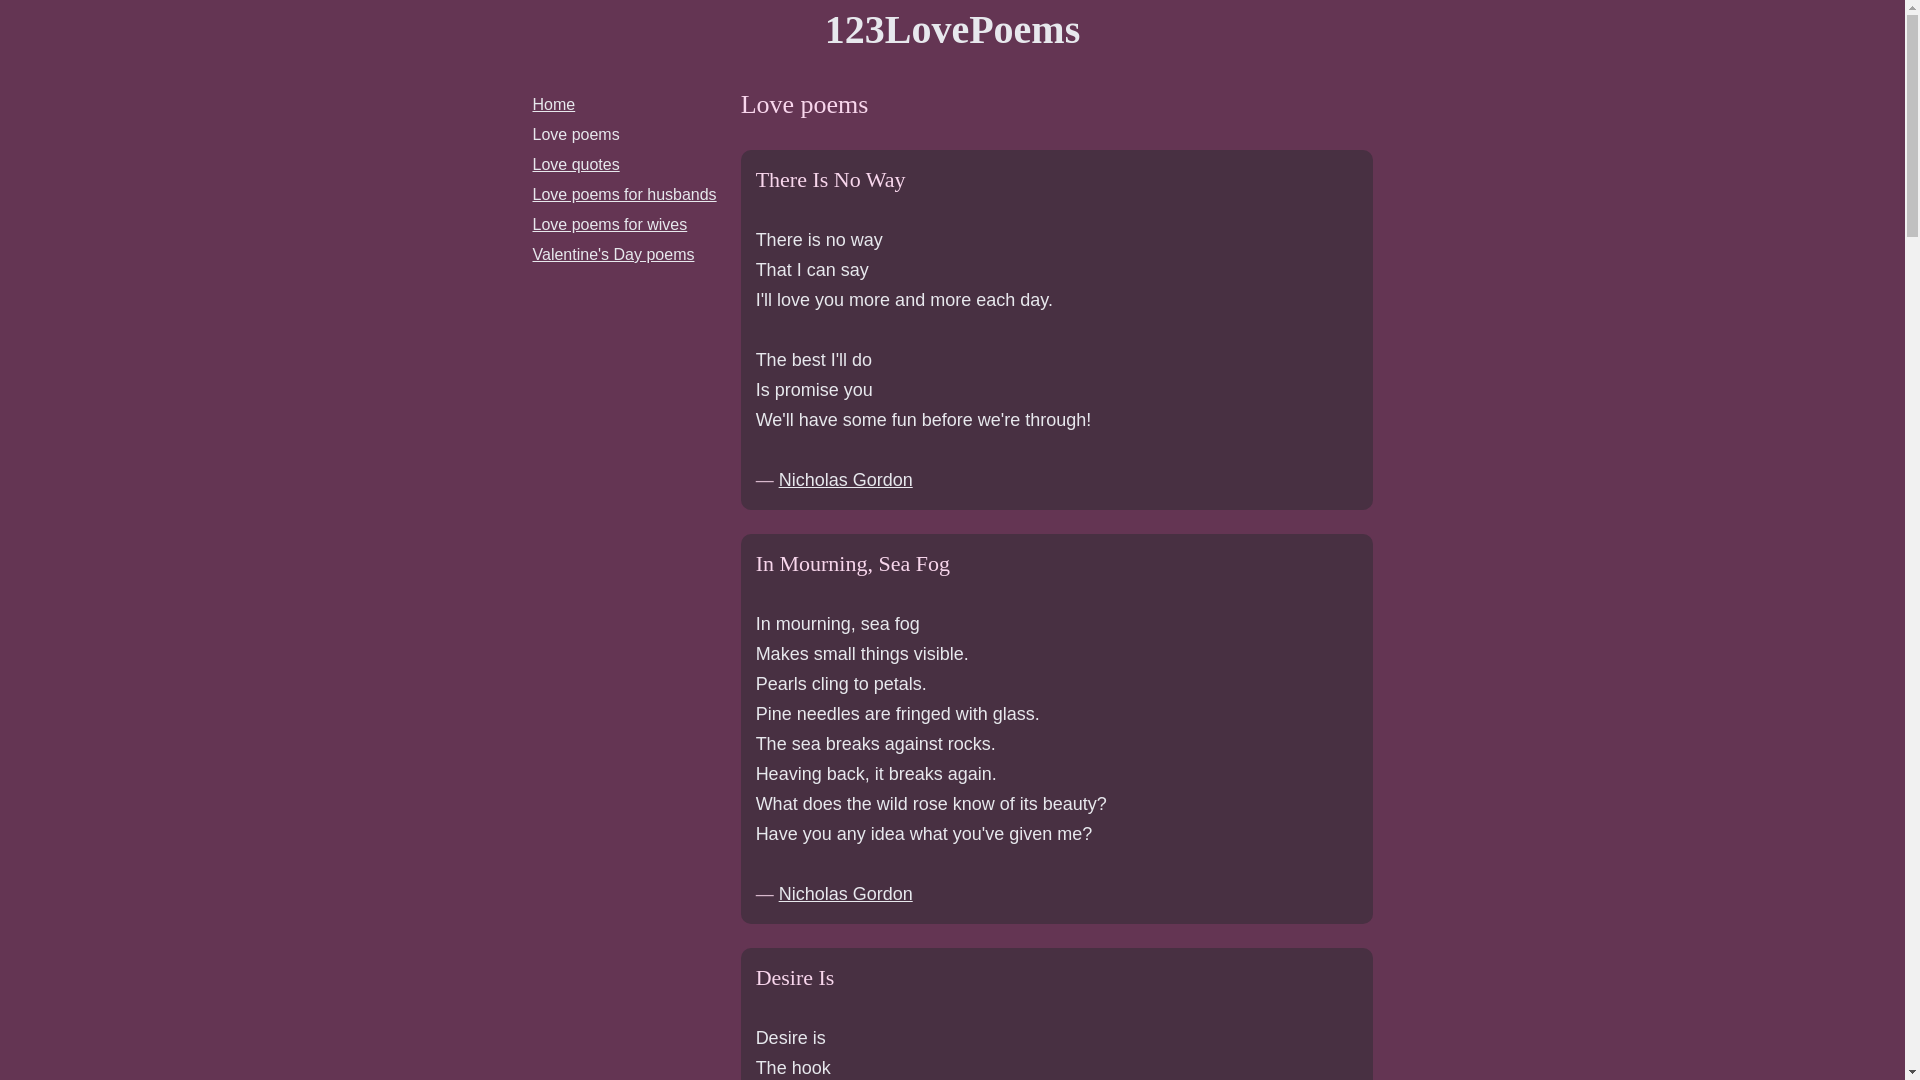 Image resolution: width=1920 pixels, height=1080 pixels. Describe the element at coordinates (532, 253) in the screenshot. I see `'Valentine's Day poems'` at that location.